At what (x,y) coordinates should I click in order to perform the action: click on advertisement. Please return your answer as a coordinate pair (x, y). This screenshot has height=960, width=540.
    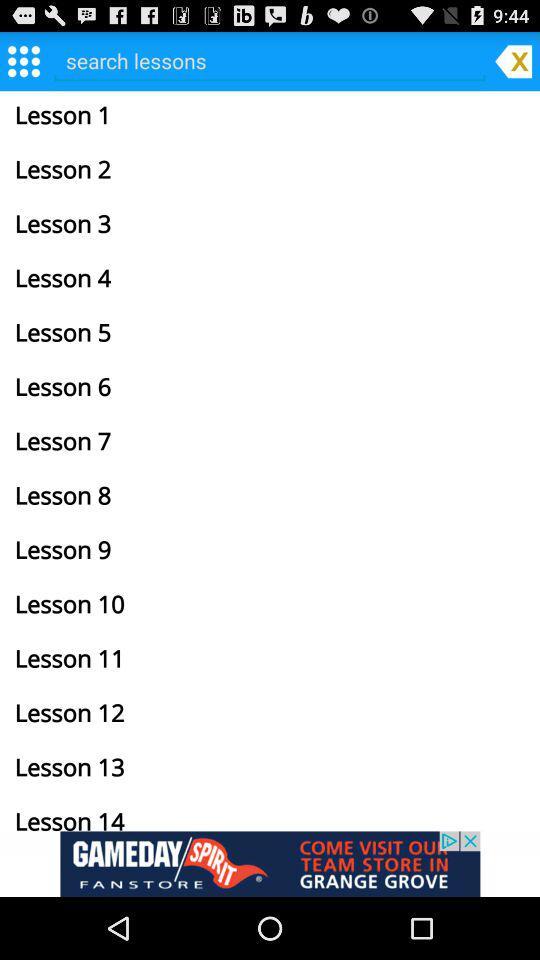
    Looking at the image, I should click on (270, 863).